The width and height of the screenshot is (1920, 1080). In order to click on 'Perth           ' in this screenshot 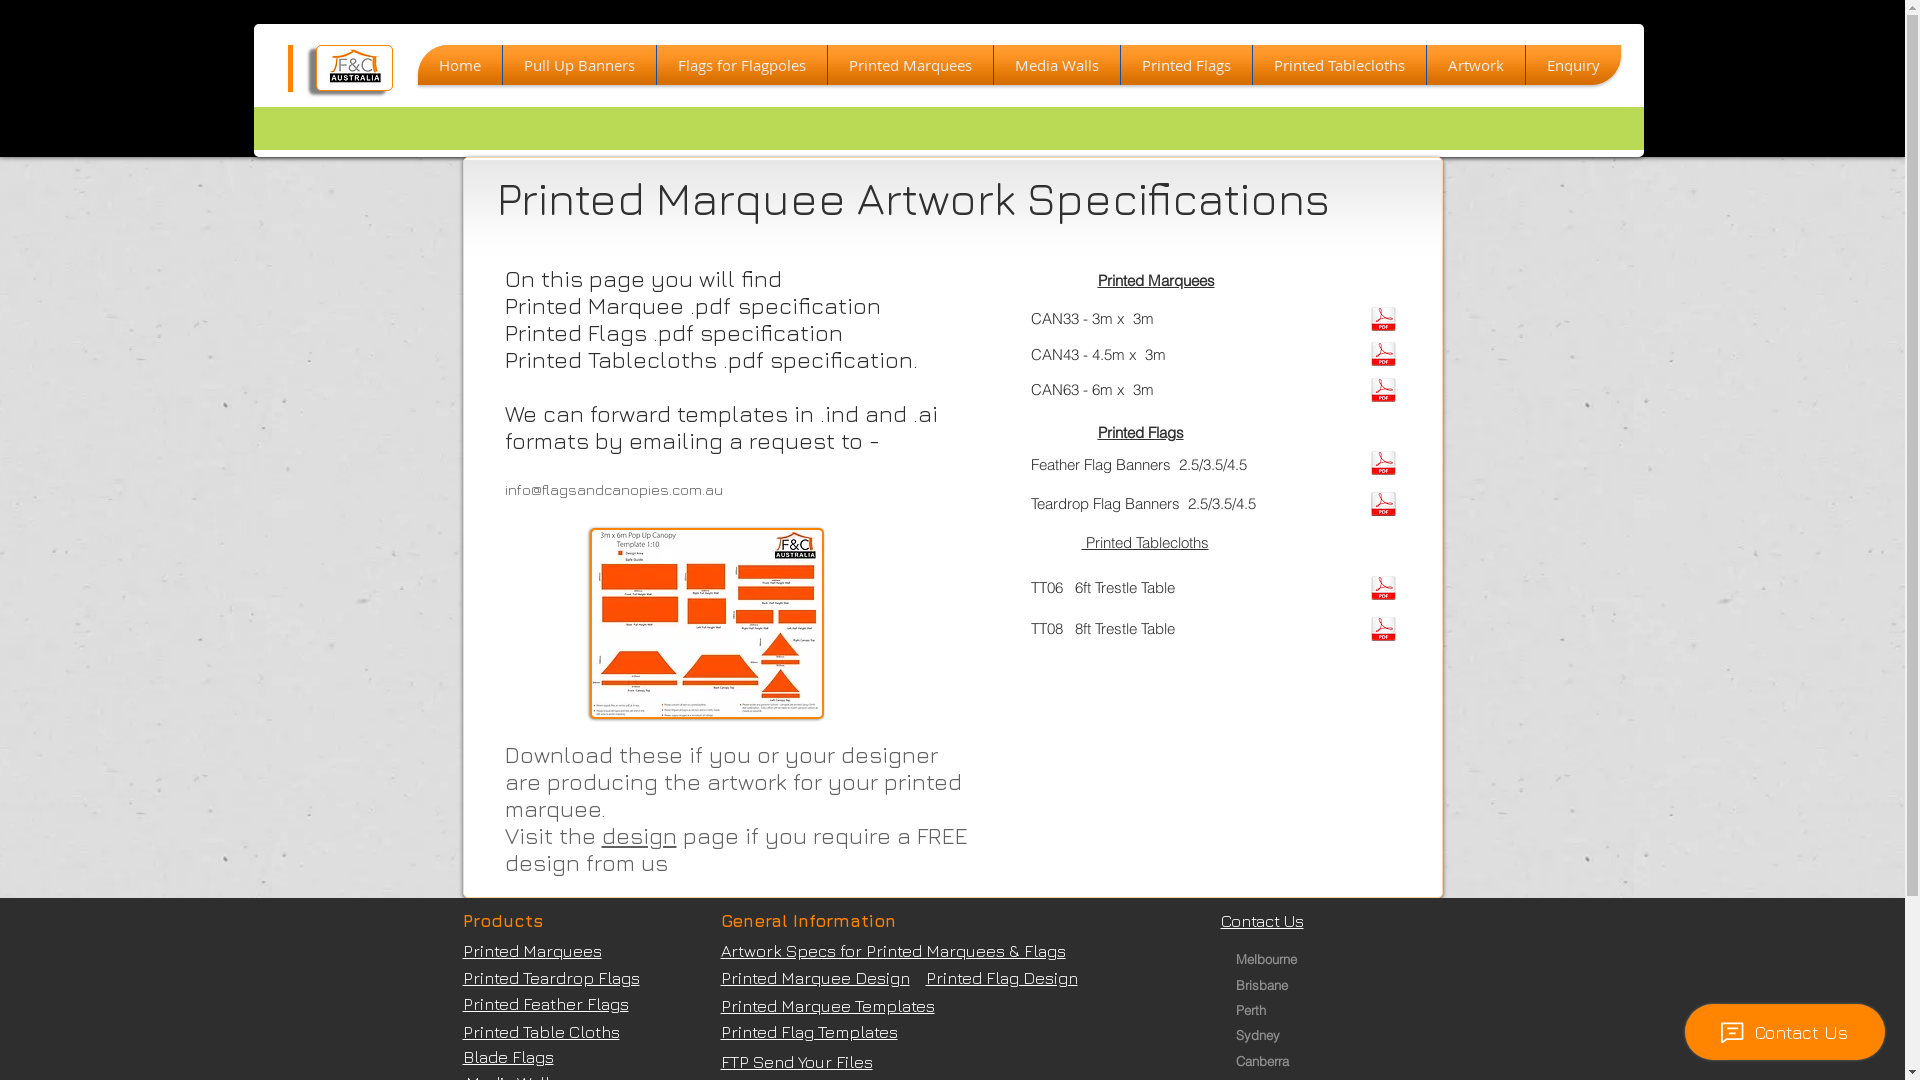, I will do `click(1235, 1010)`.